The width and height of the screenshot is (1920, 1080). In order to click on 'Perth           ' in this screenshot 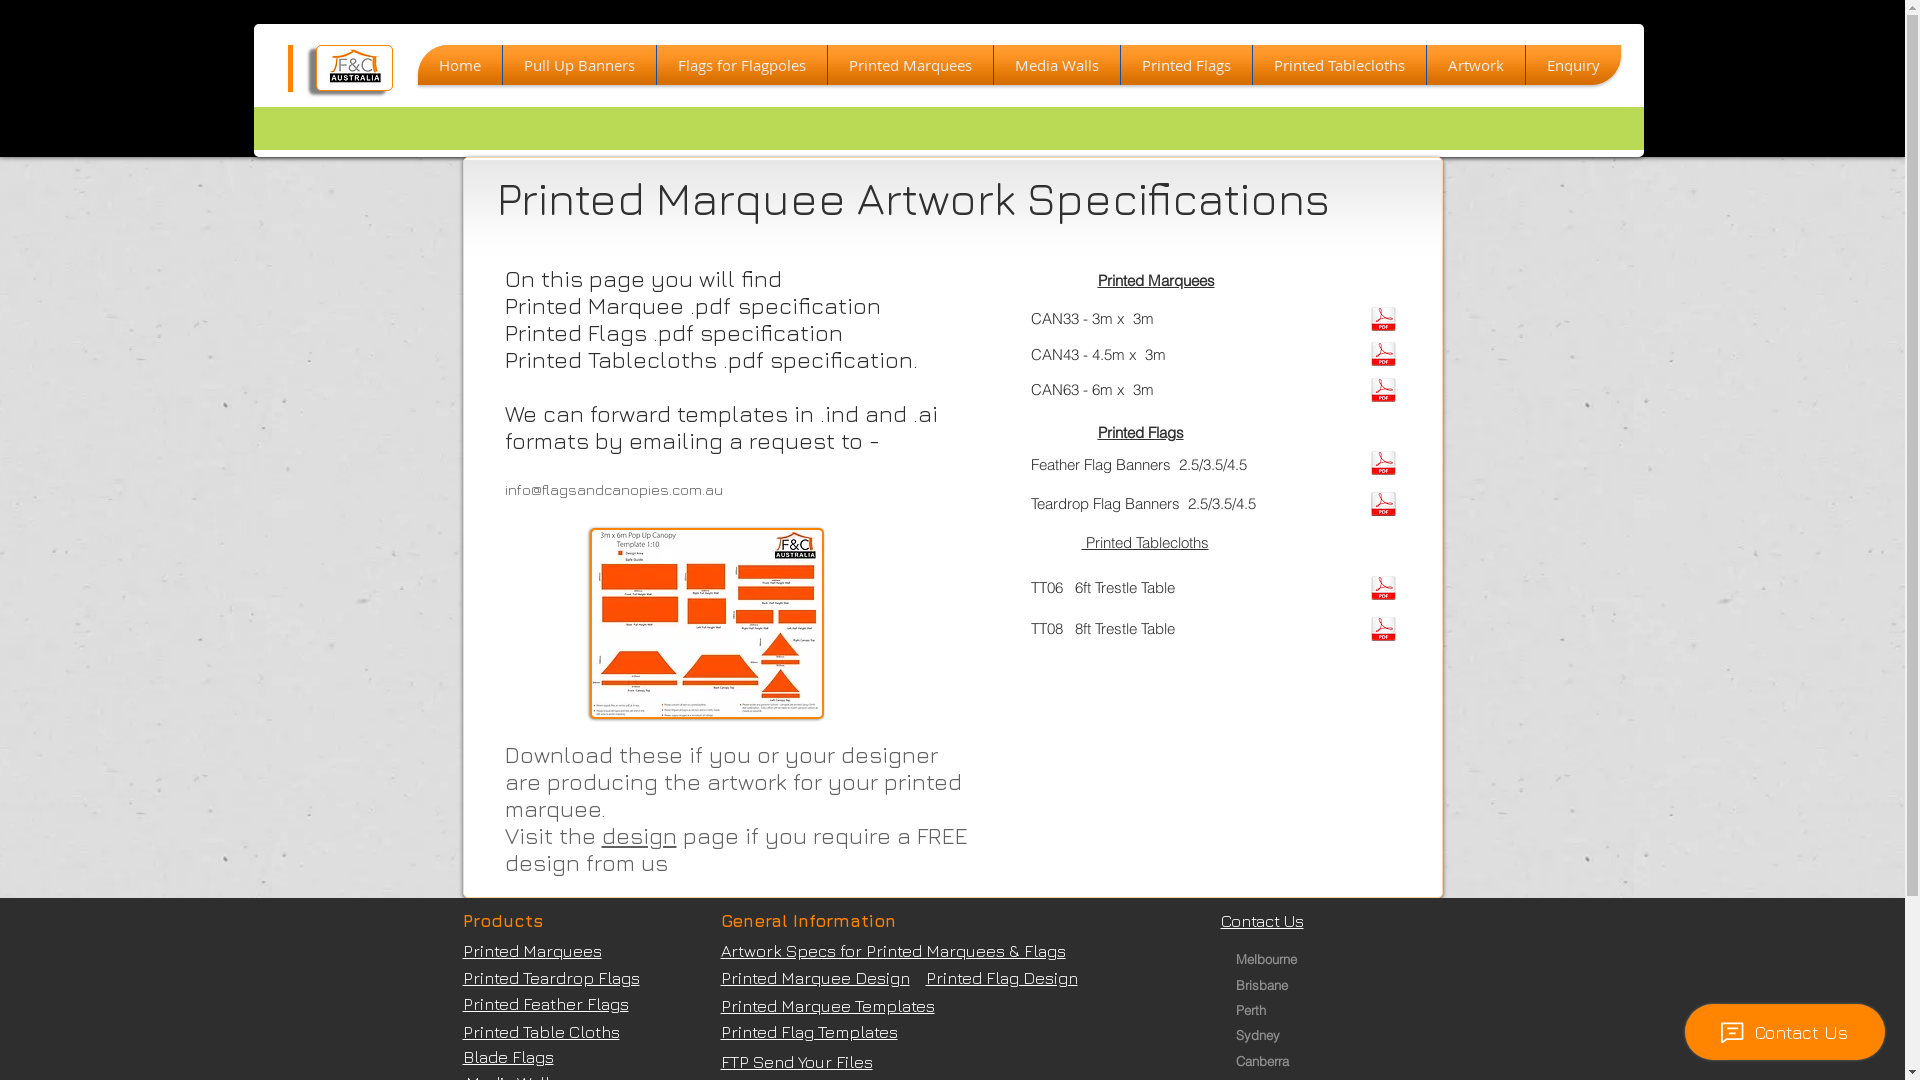, I will do `click(1235, 1010)`.